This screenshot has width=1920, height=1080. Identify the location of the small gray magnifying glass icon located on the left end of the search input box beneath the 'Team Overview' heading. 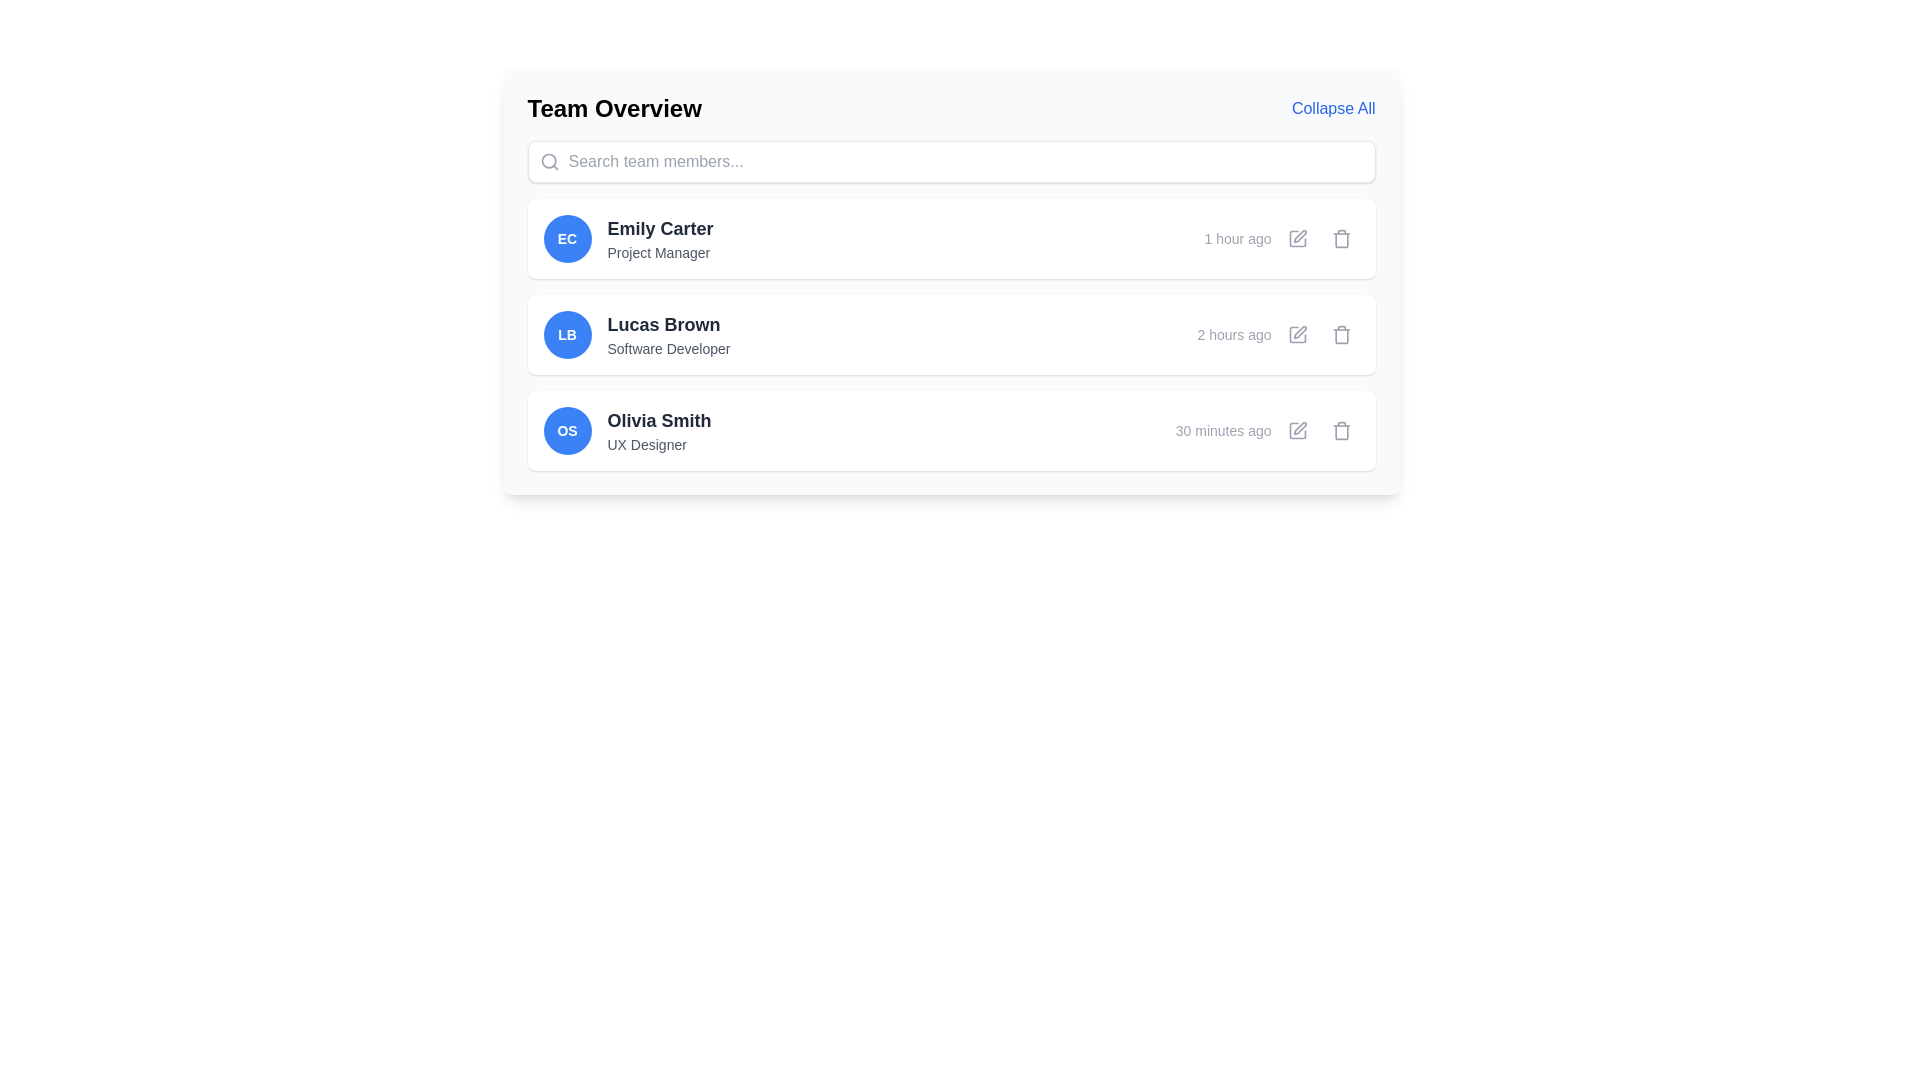
(549, 161).